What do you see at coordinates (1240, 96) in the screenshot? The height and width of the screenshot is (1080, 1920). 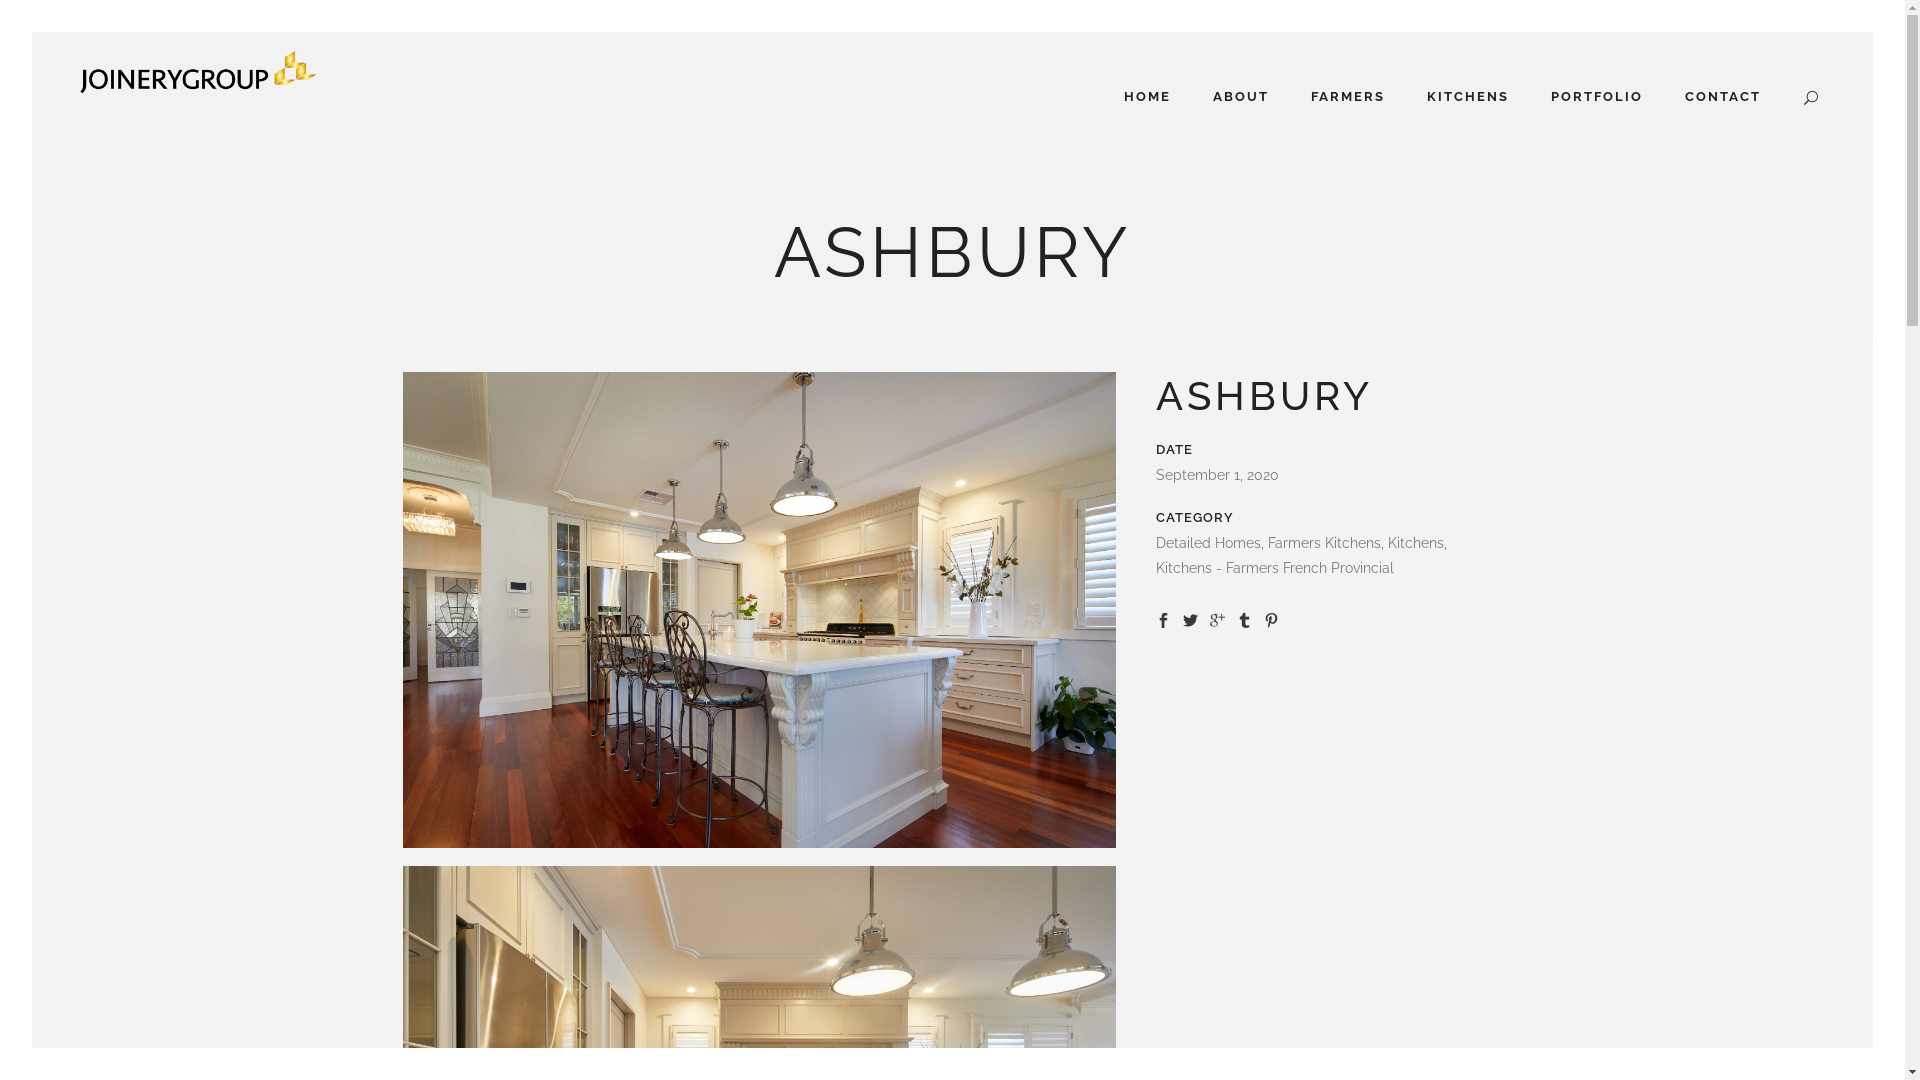 I see `'ABOUT'` at bounding box center [1240, 96].